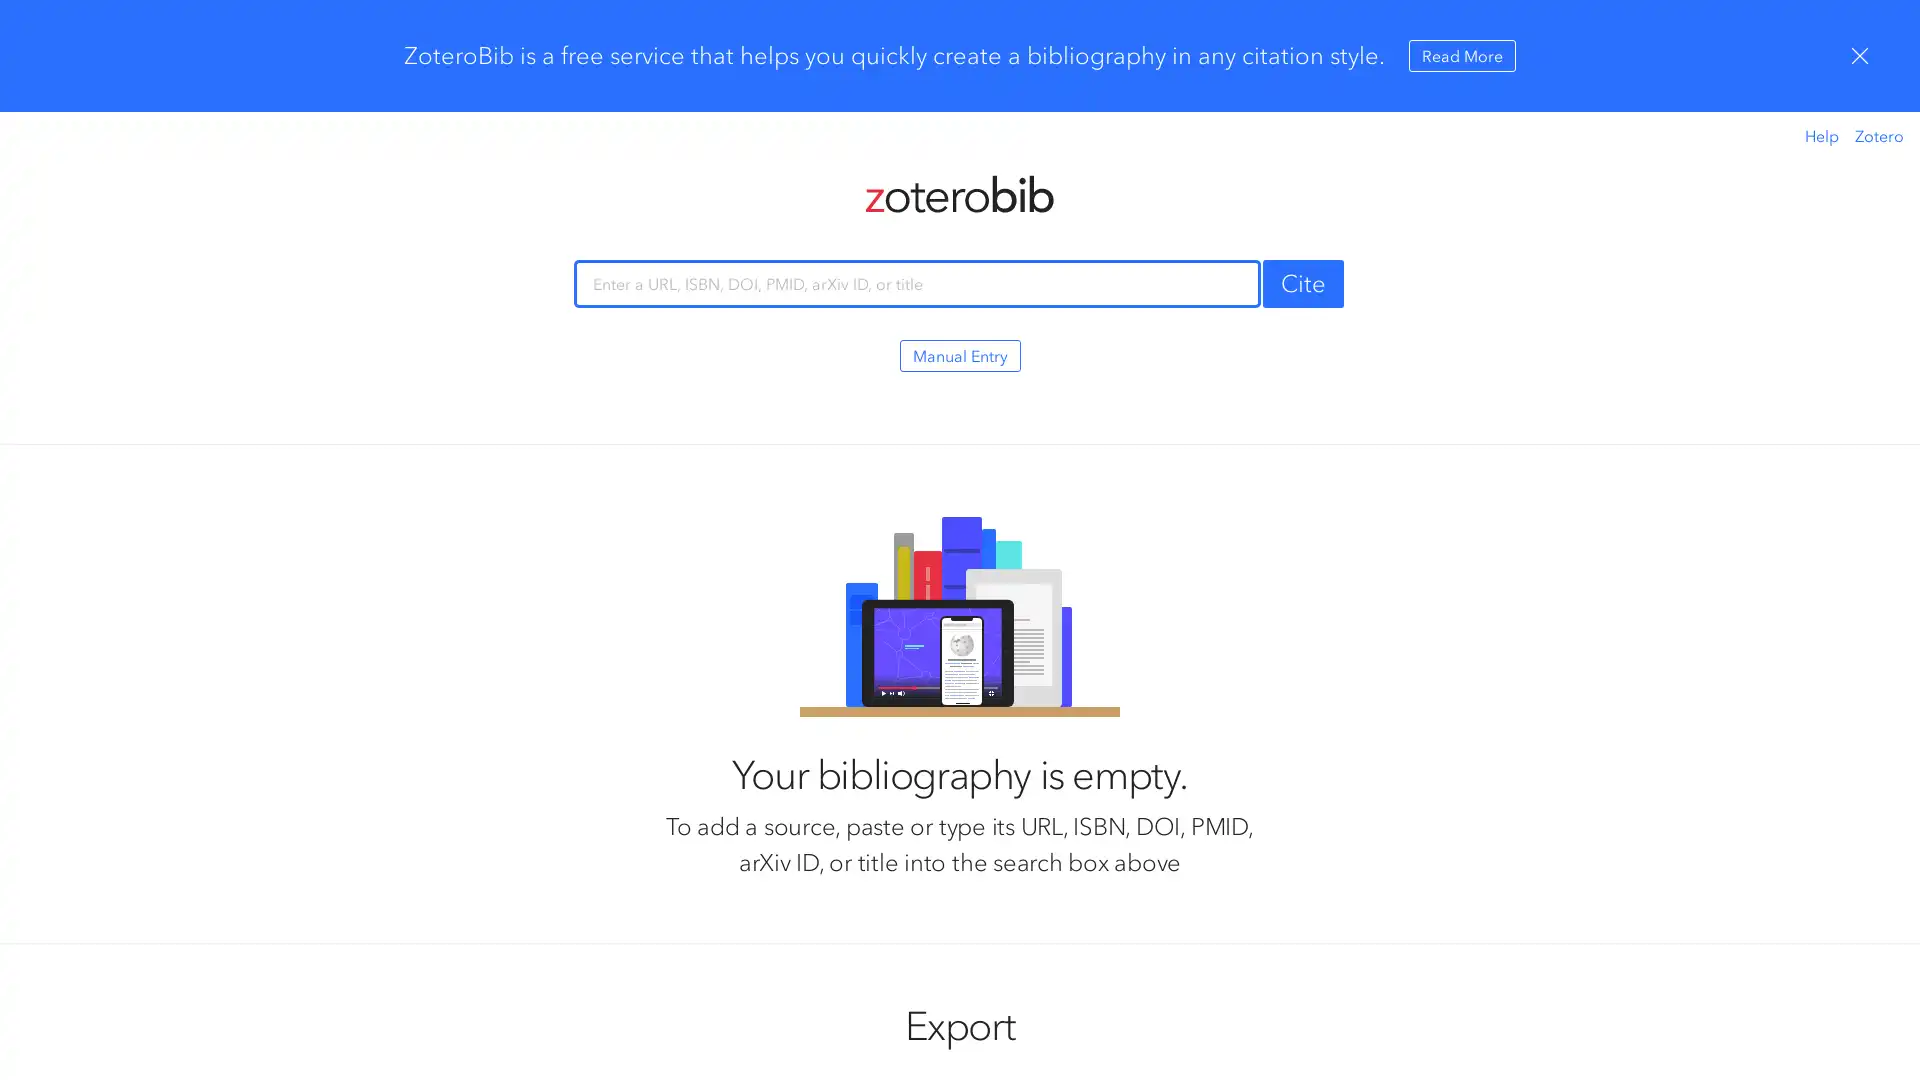  Describe the element at coordinates (958, 354) in the screenshot. I see `Manual Entry` at that location.